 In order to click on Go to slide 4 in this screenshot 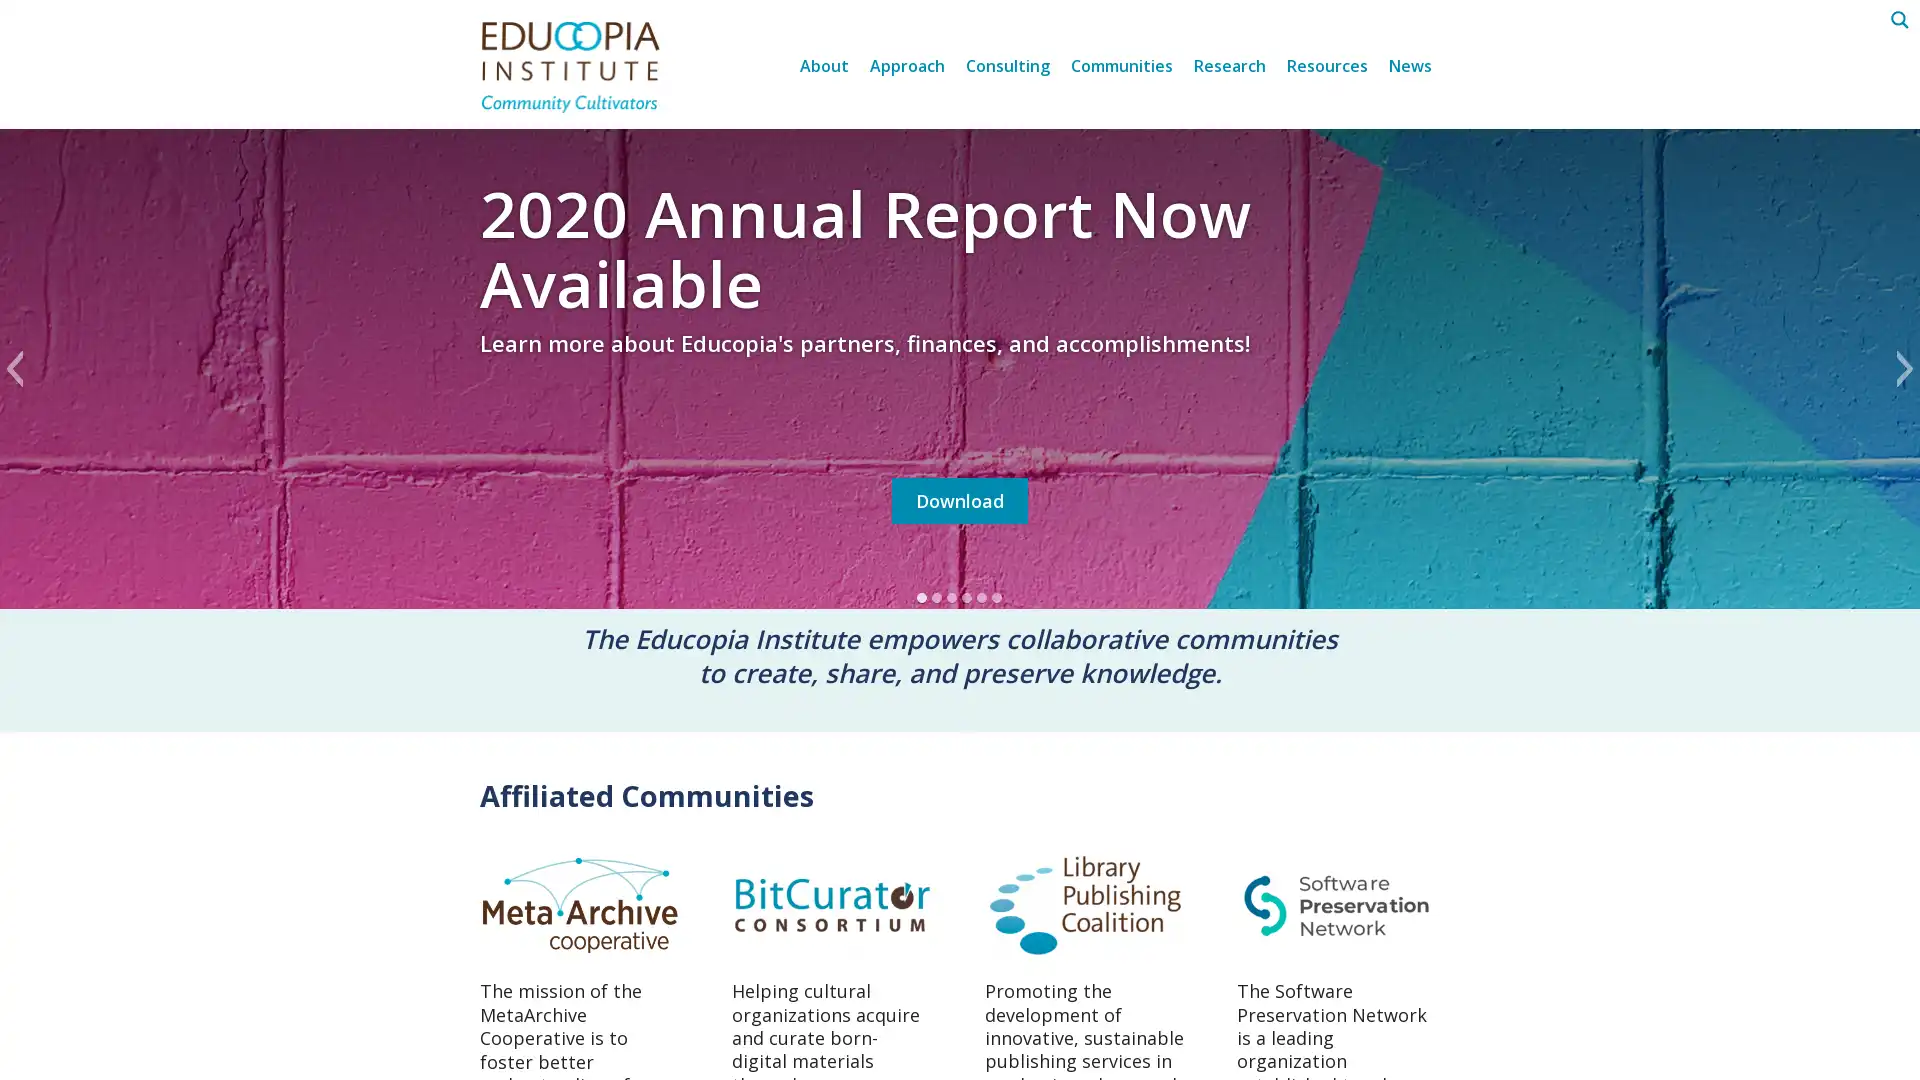, I will do `click(967, 597)`.